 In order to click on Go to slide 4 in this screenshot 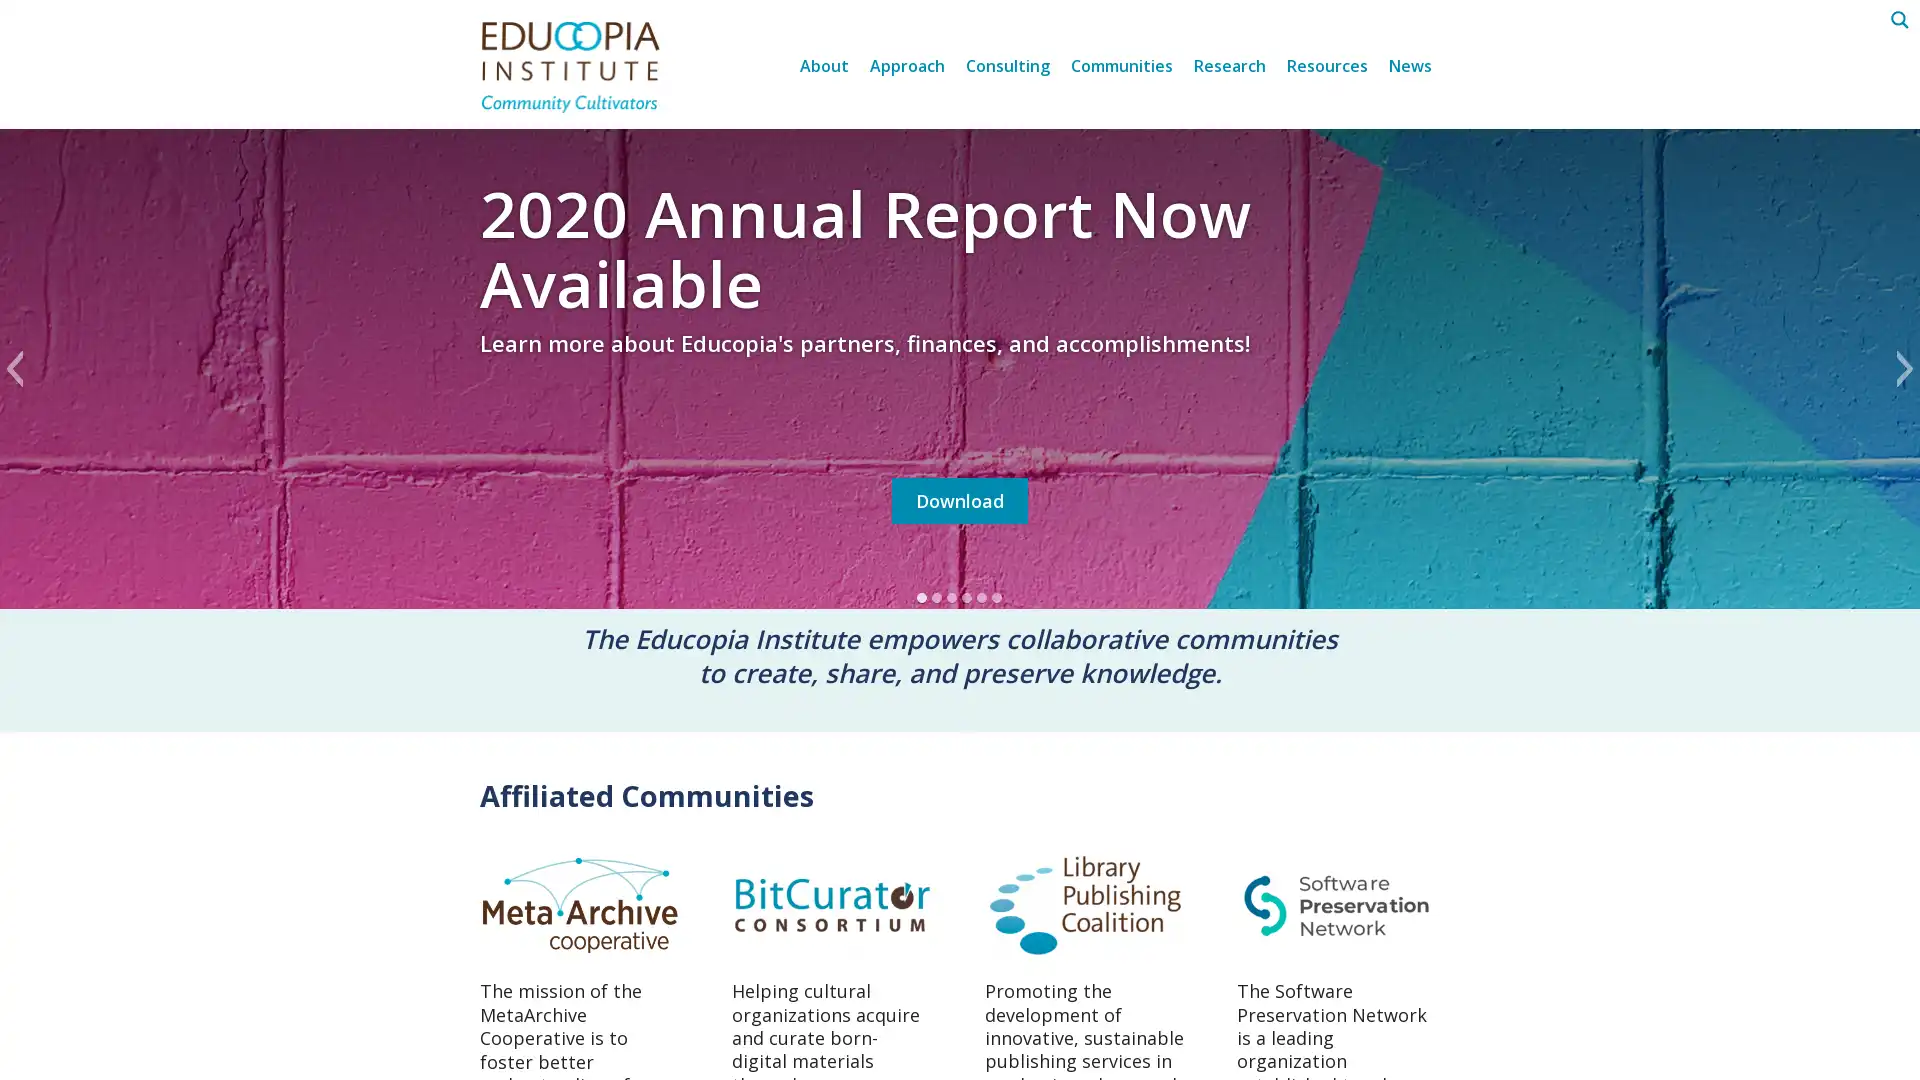, I will do `click(967, 597)`.